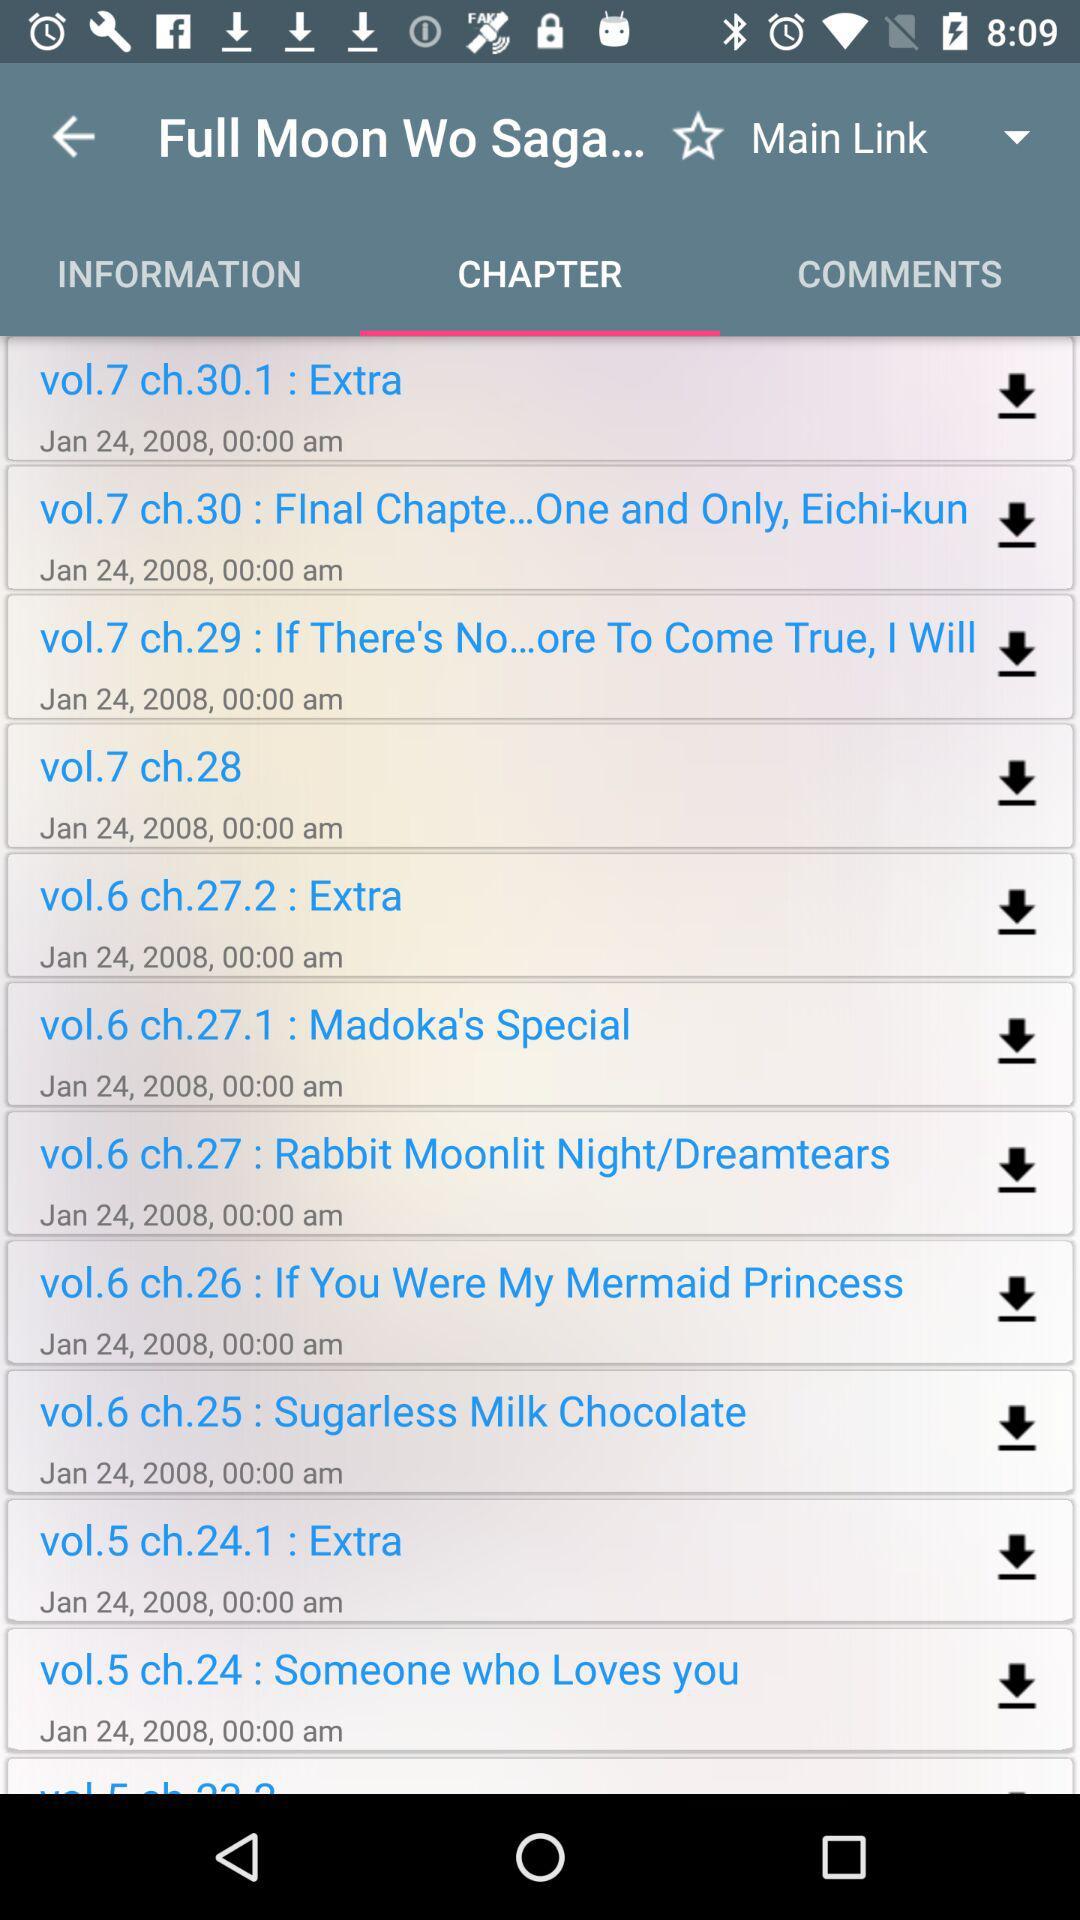  What do you see at coordinates (1017, 397) in the screenshot?
I see `download symbol button` at bounding box center [1017, 397].